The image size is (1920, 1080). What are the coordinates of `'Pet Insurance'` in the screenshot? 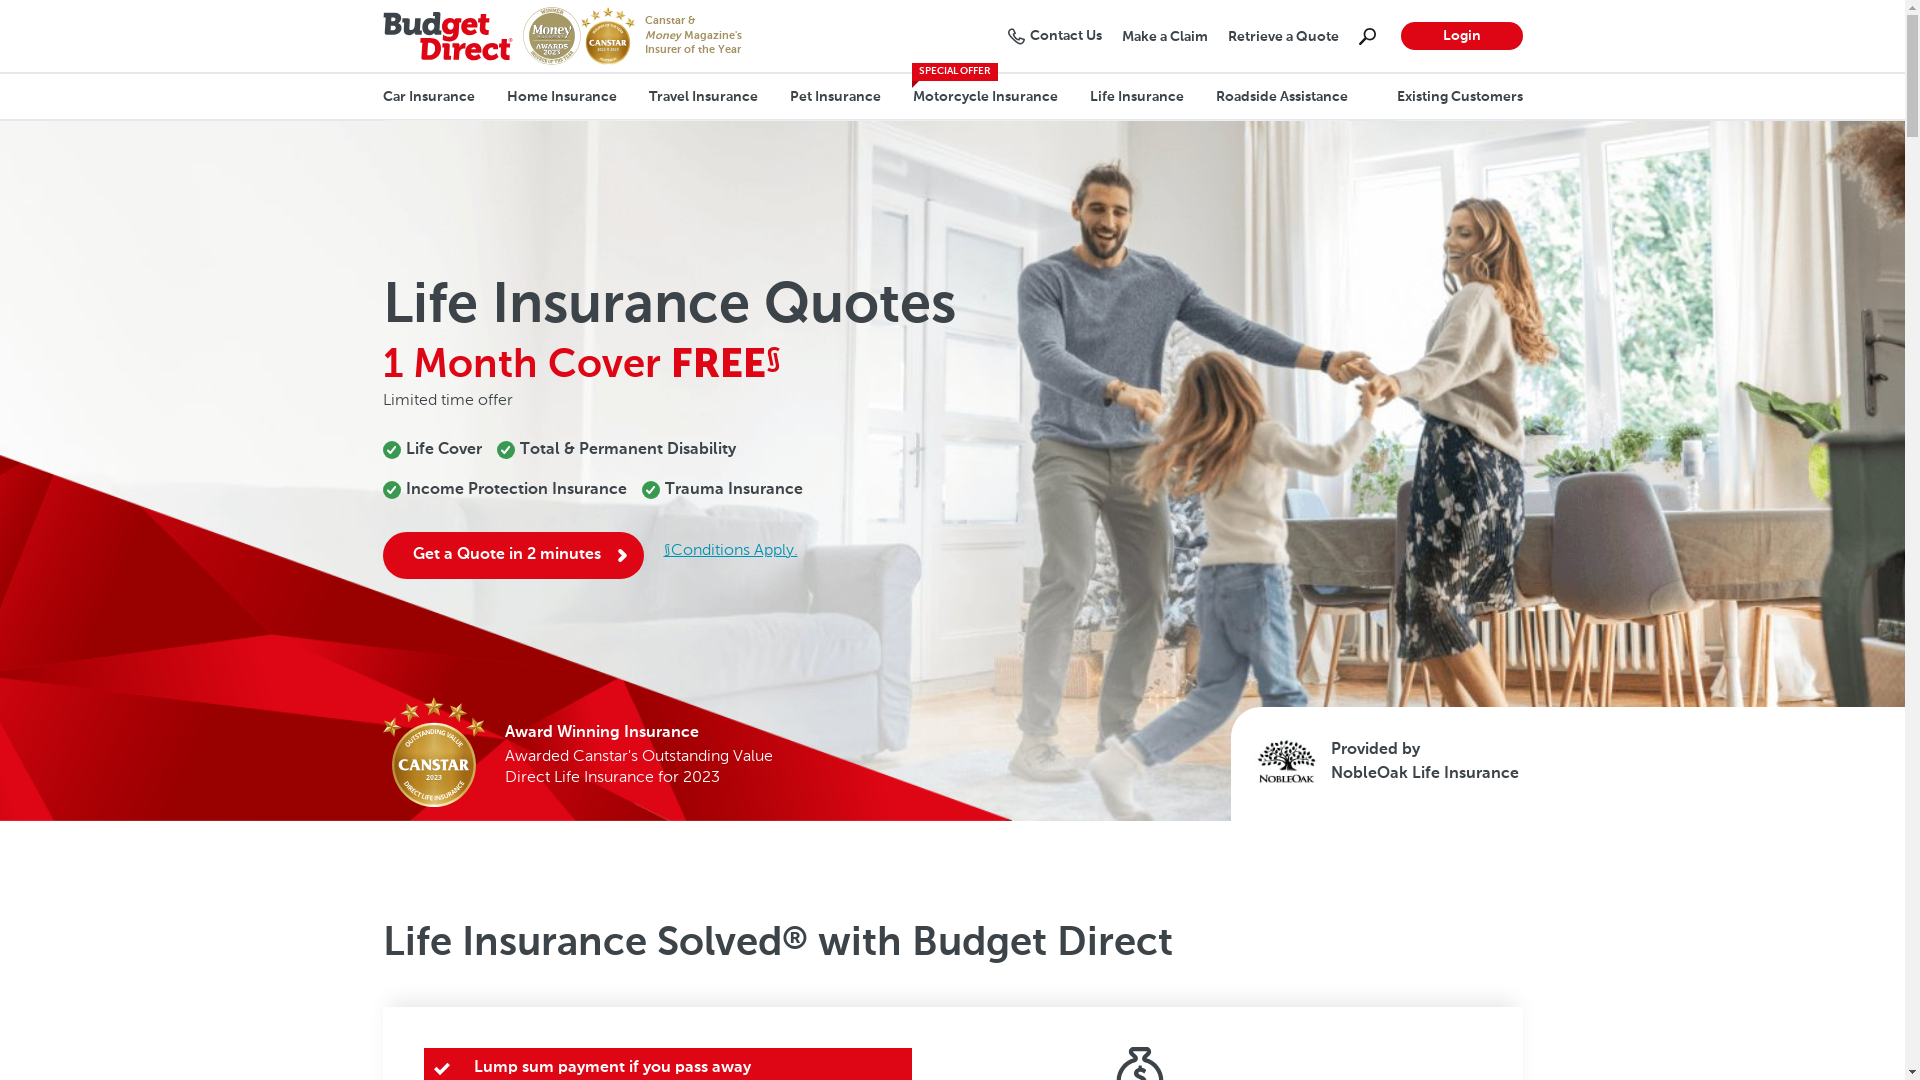 It's located at (835, 97).